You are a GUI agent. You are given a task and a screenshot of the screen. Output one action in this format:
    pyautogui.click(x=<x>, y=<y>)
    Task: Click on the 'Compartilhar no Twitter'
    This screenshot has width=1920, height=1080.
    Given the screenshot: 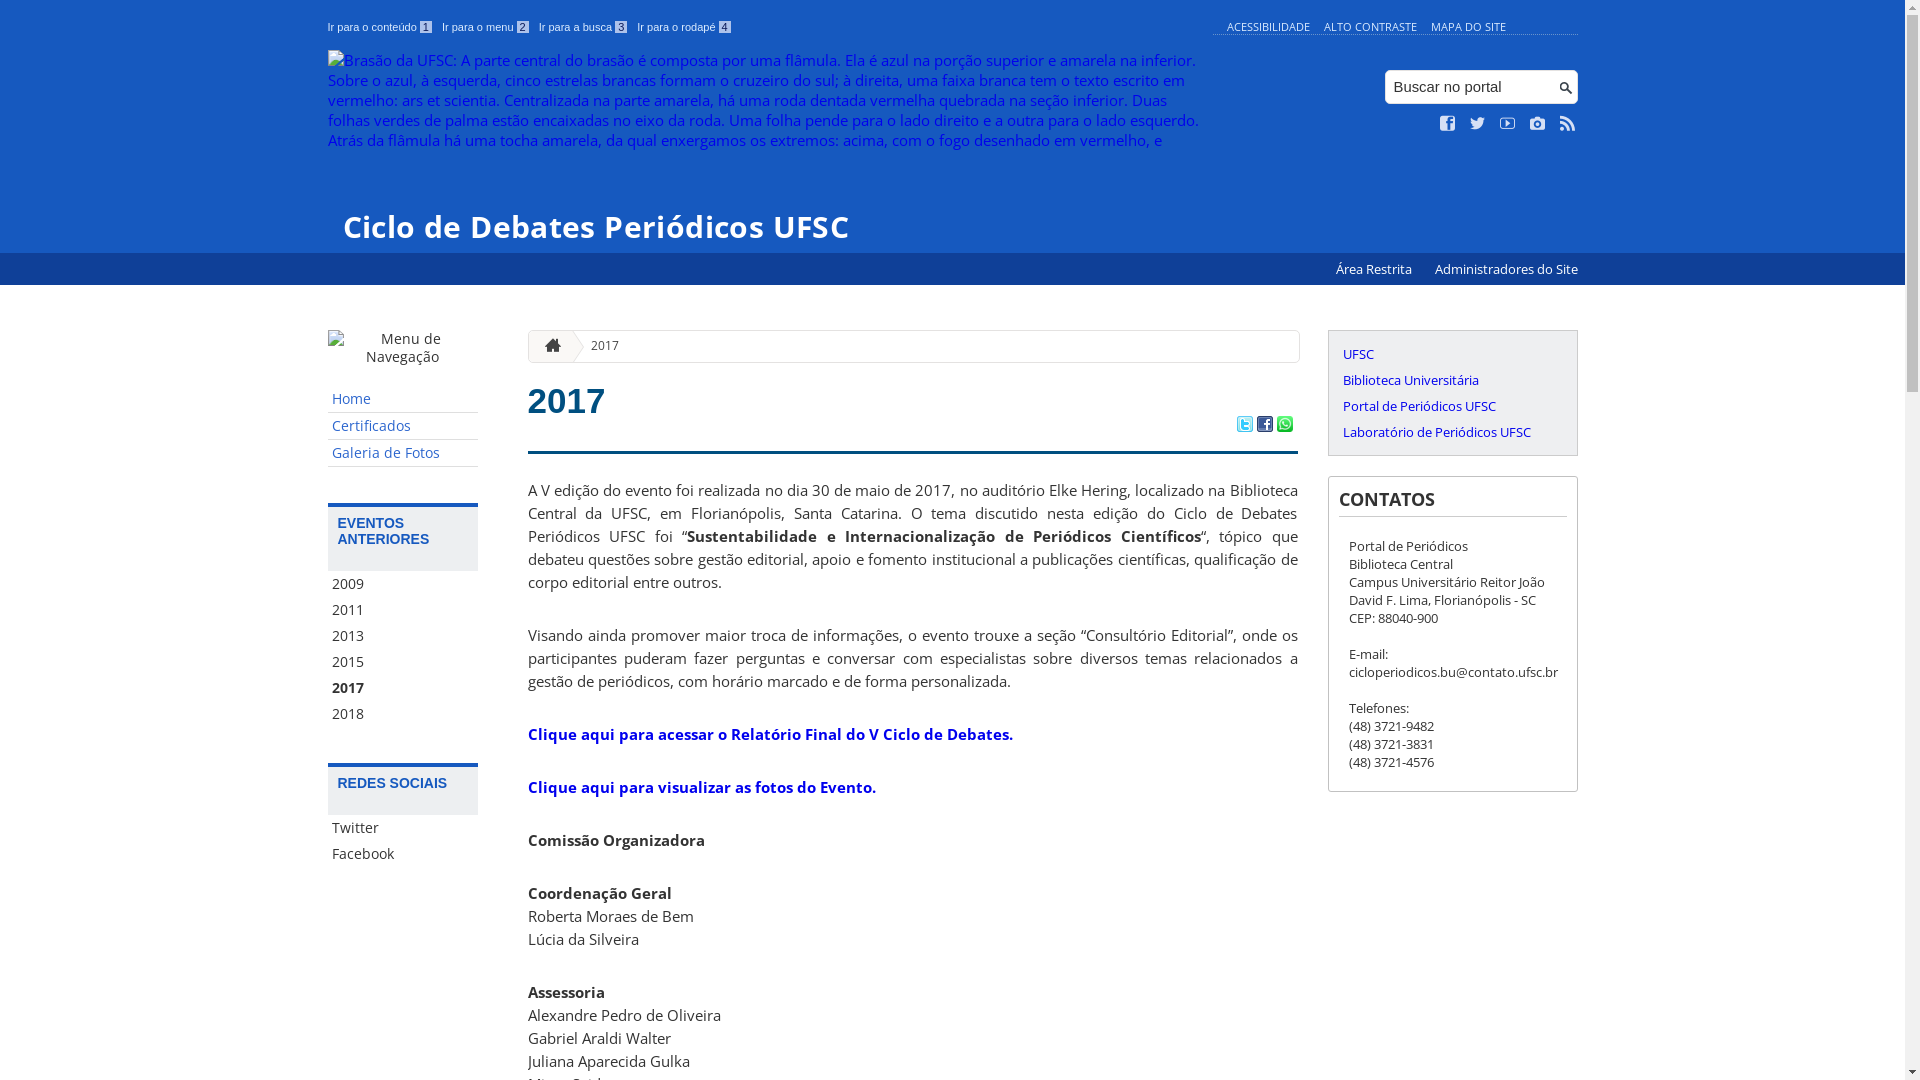 What is the action you would take?
    pyautogui.click(x=1235, y=424)
    